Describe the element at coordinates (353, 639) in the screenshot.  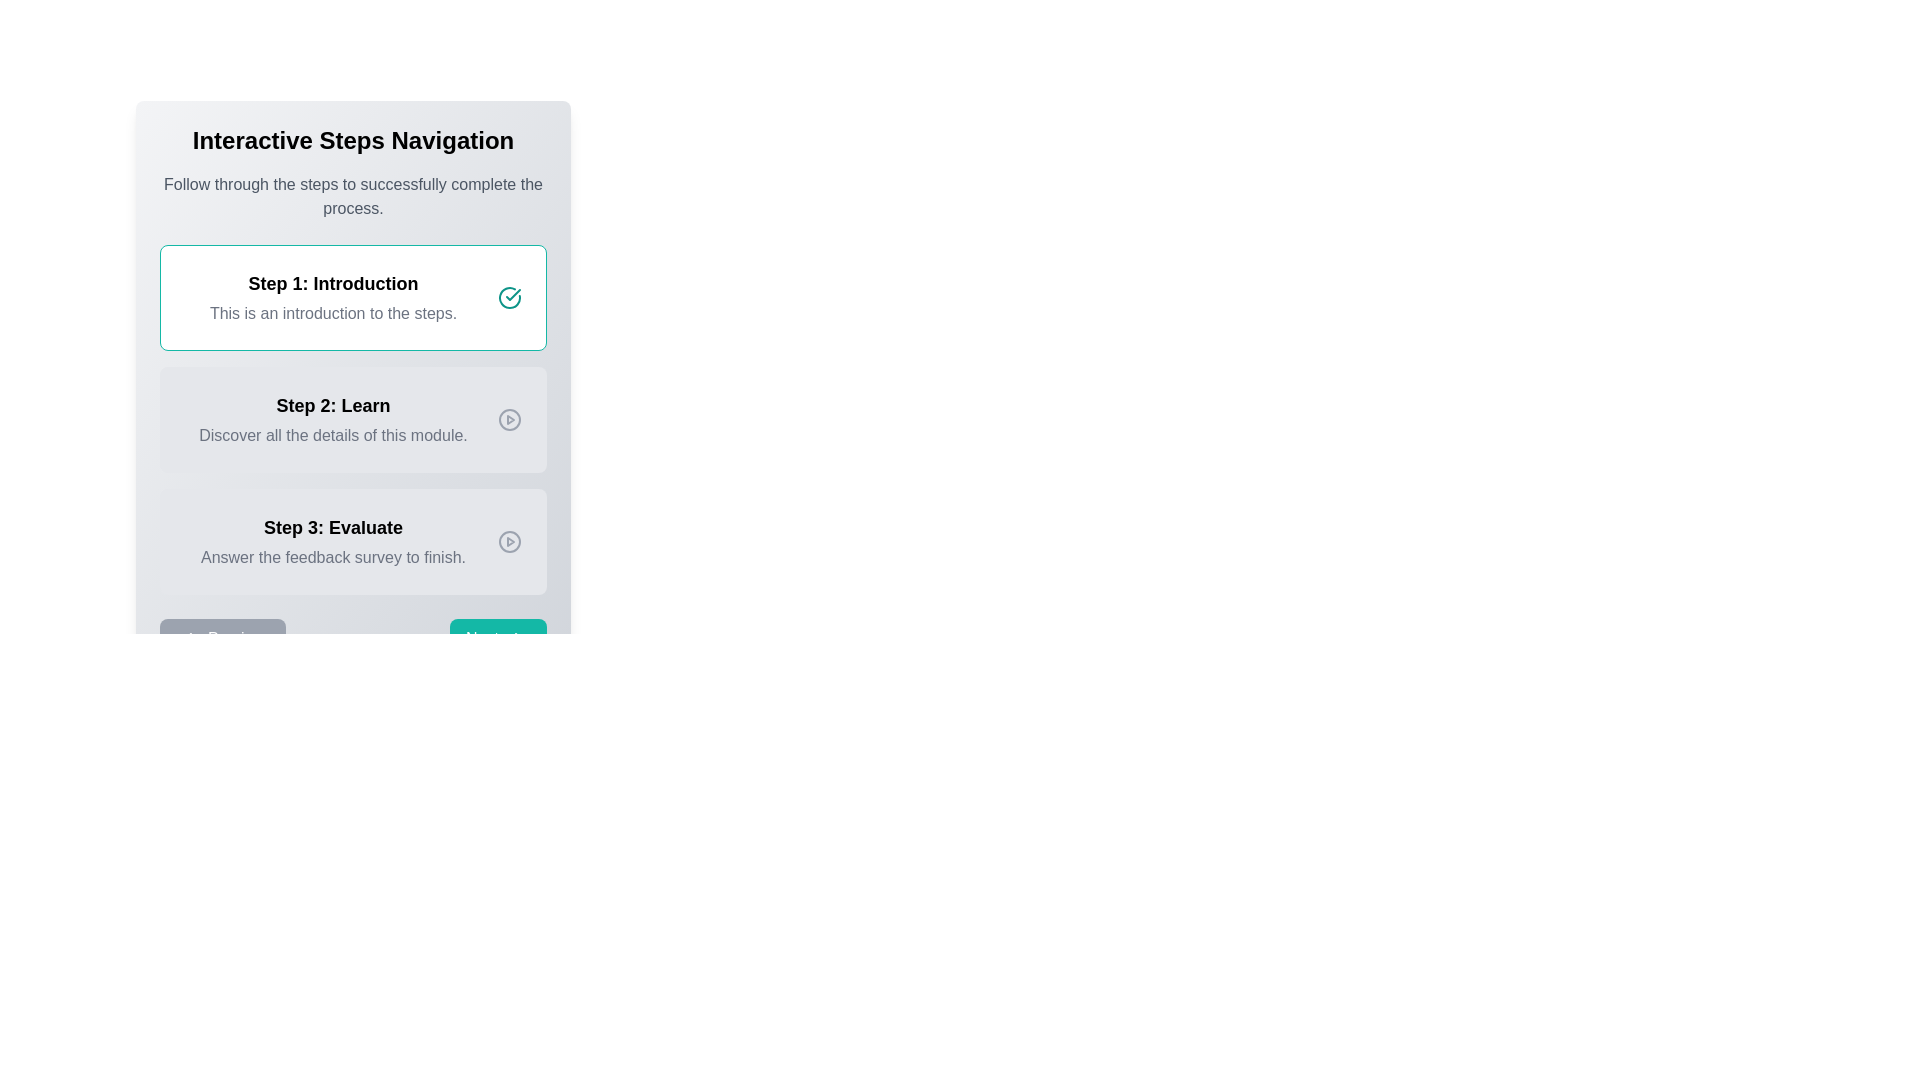
I see `the 'Next' button in the button group component to advance to the following step in the sequence` at that location.